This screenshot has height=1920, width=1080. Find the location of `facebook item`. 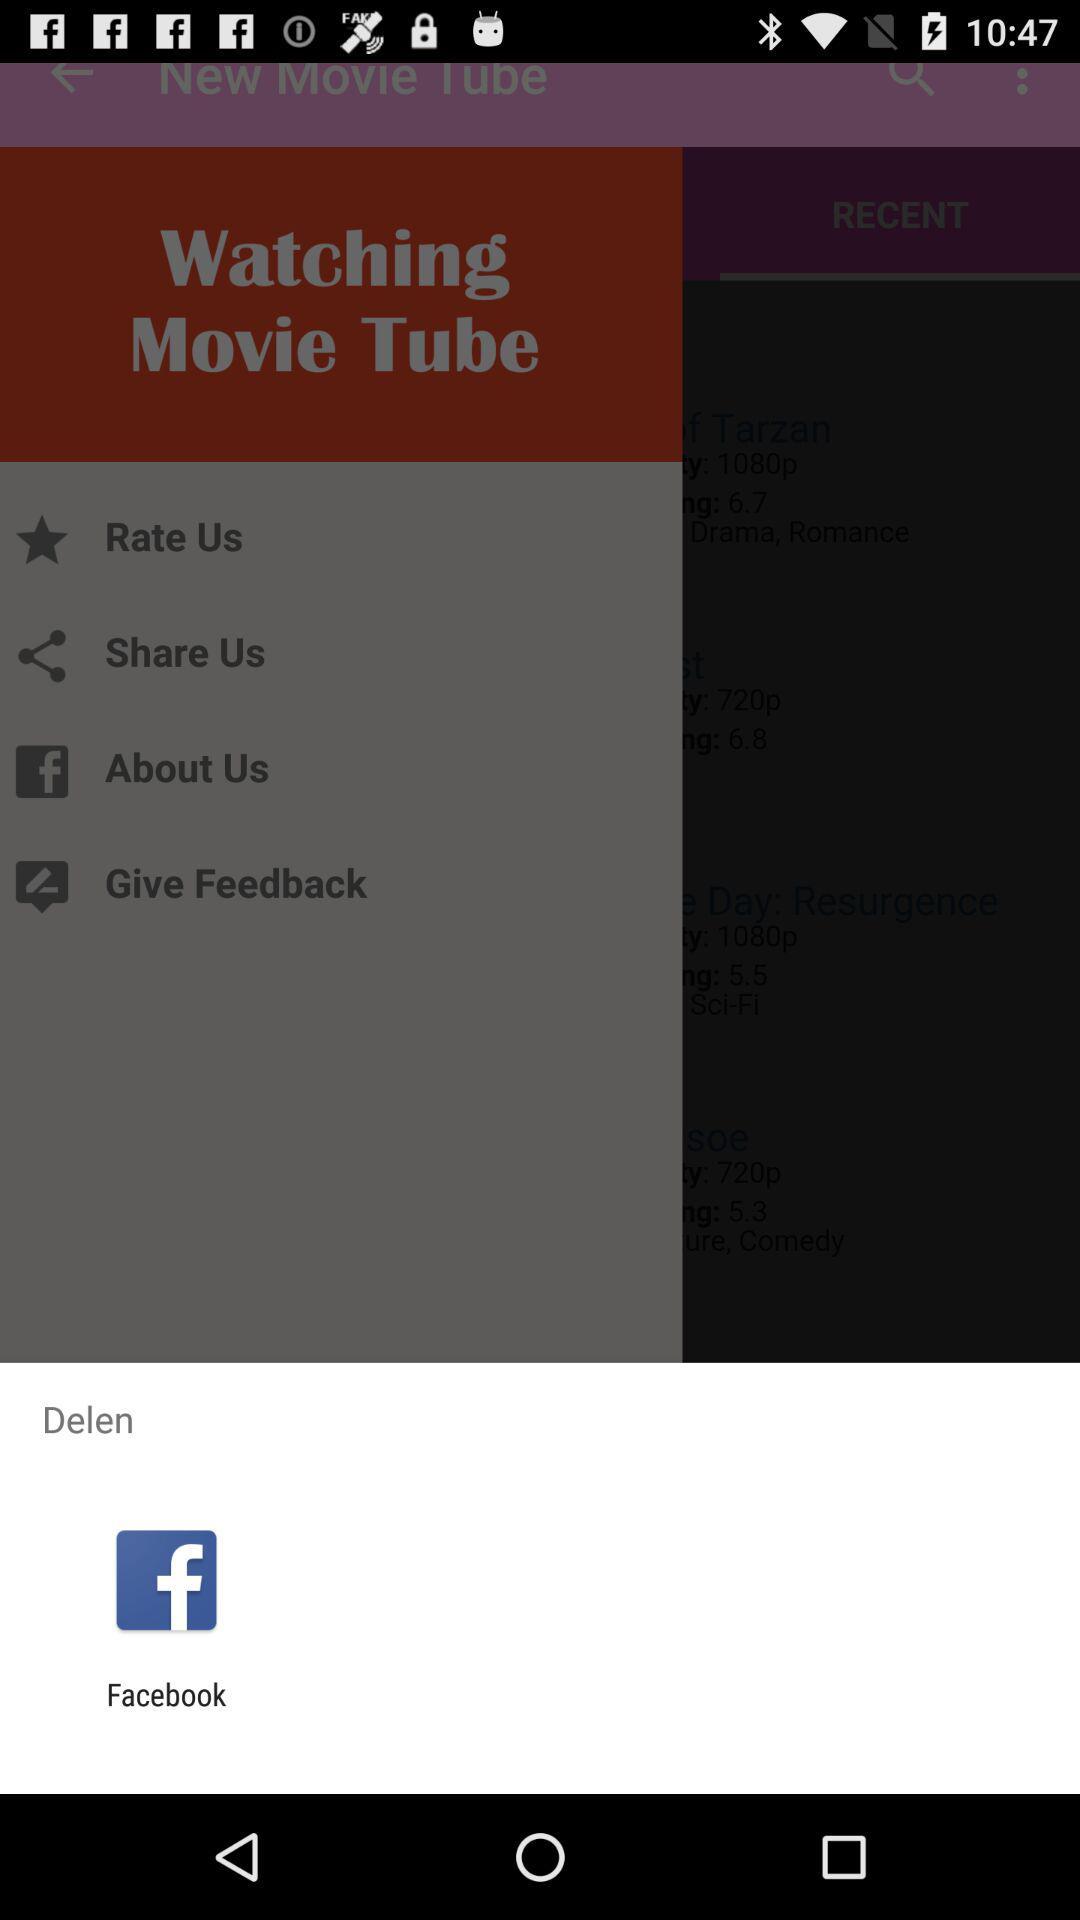

facebook item is located at coordinates (165, 1711).